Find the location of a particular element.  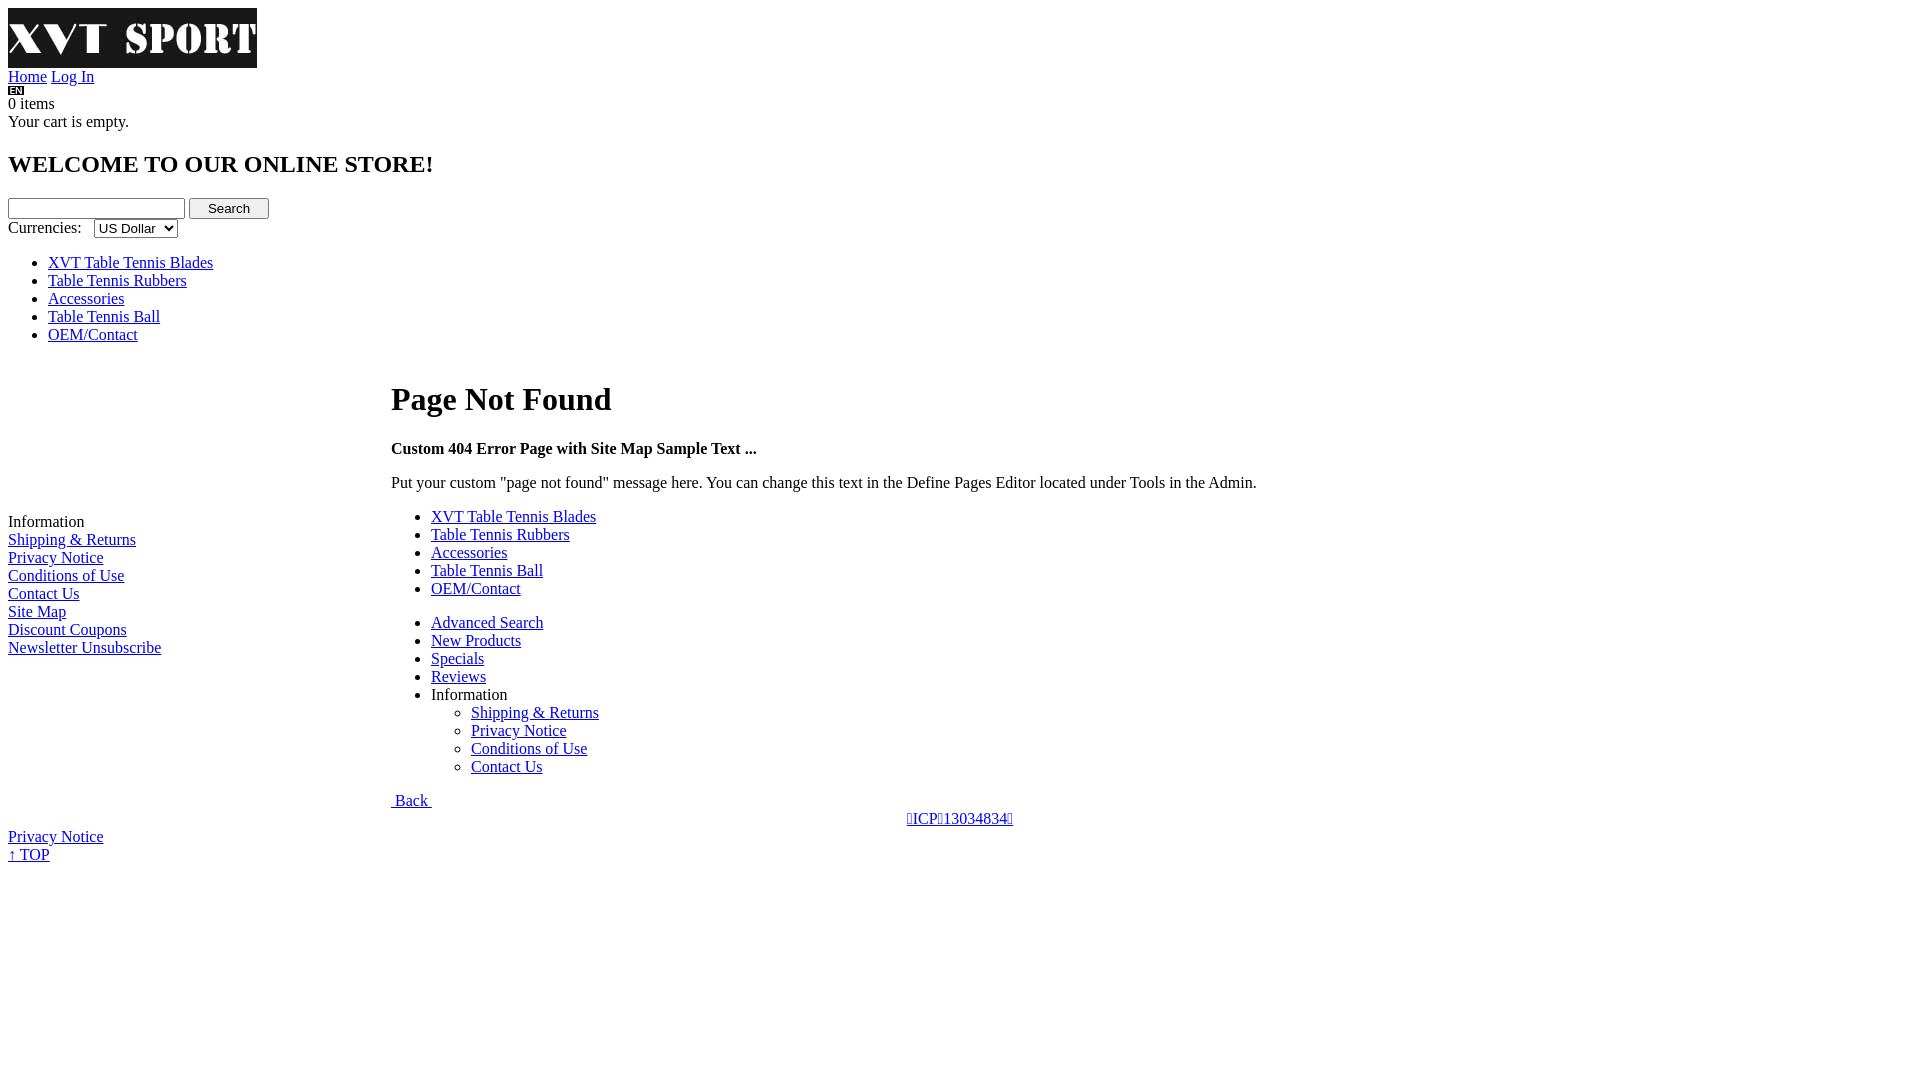

'Reviews' is located at coordinates (457, 675).